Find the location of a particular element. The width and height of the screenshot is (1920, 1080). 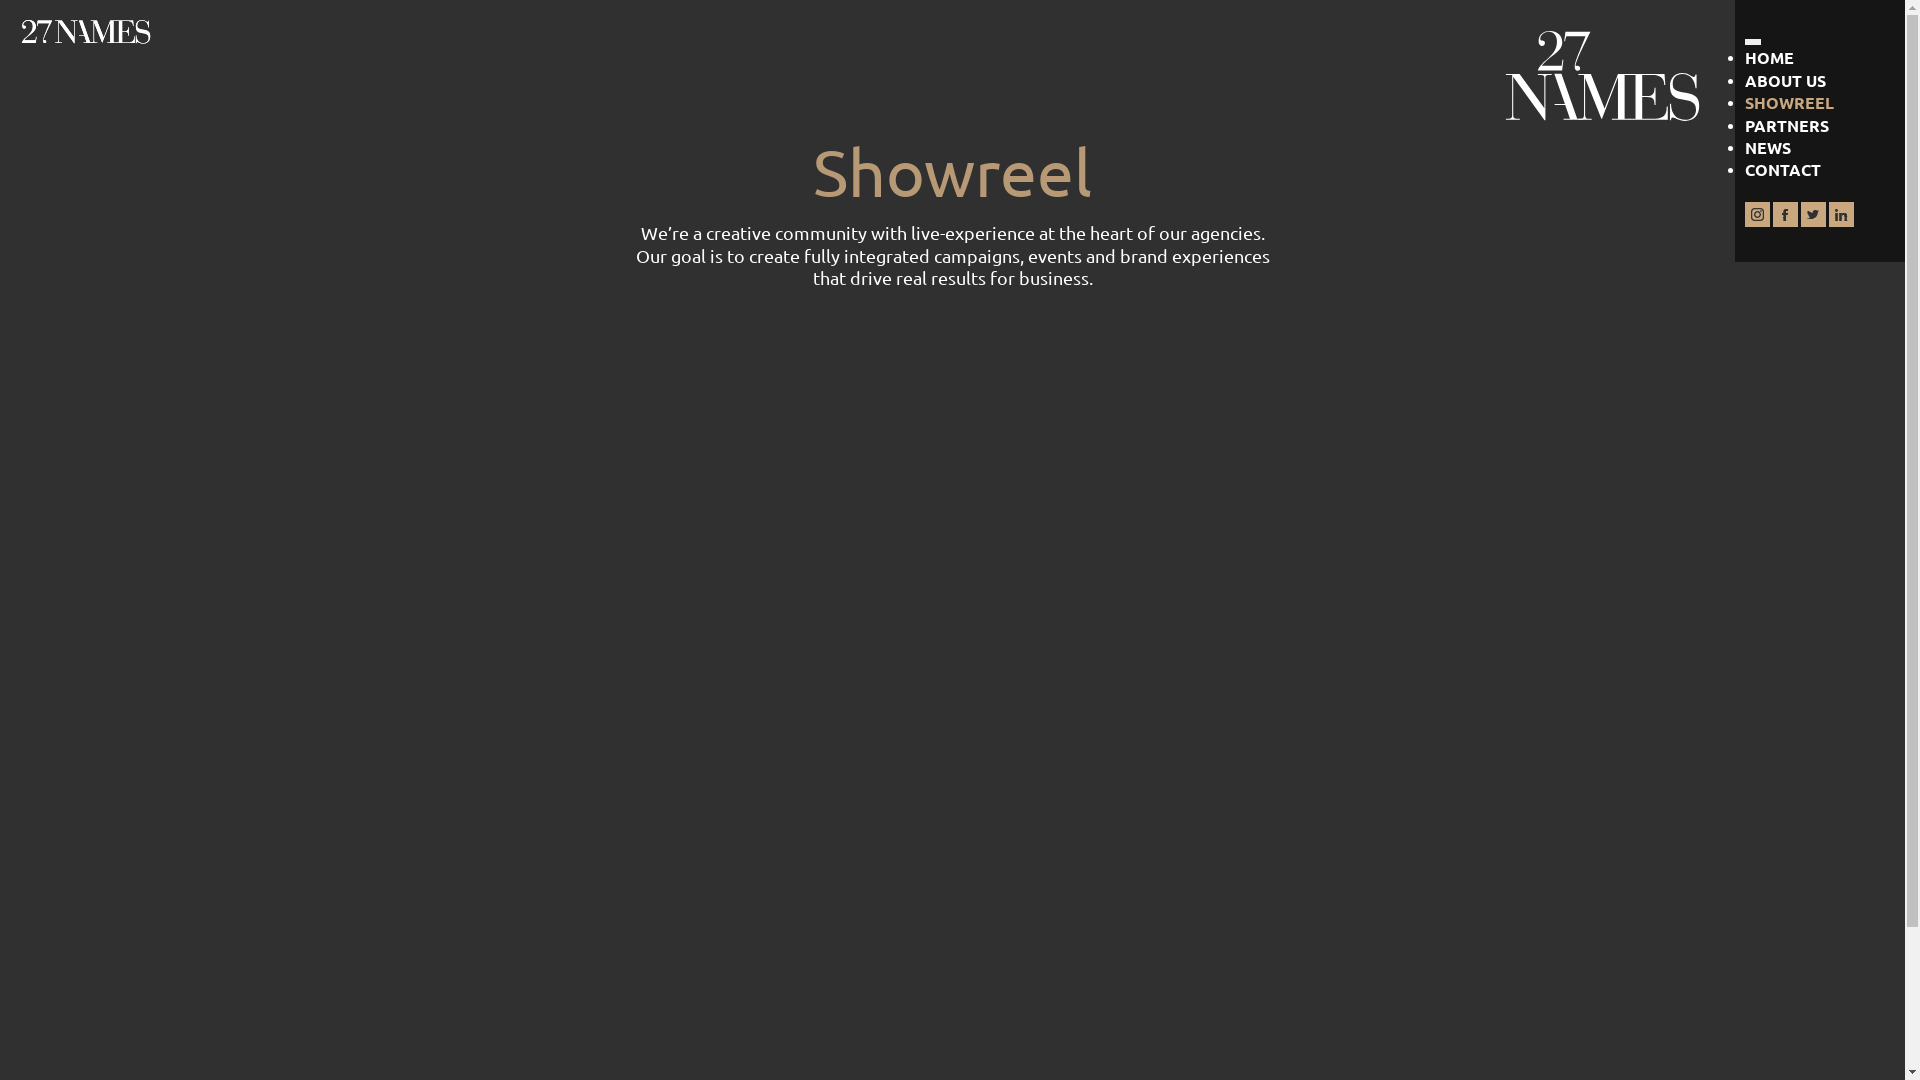

'HOME' is located at coordinates (1769, 56).